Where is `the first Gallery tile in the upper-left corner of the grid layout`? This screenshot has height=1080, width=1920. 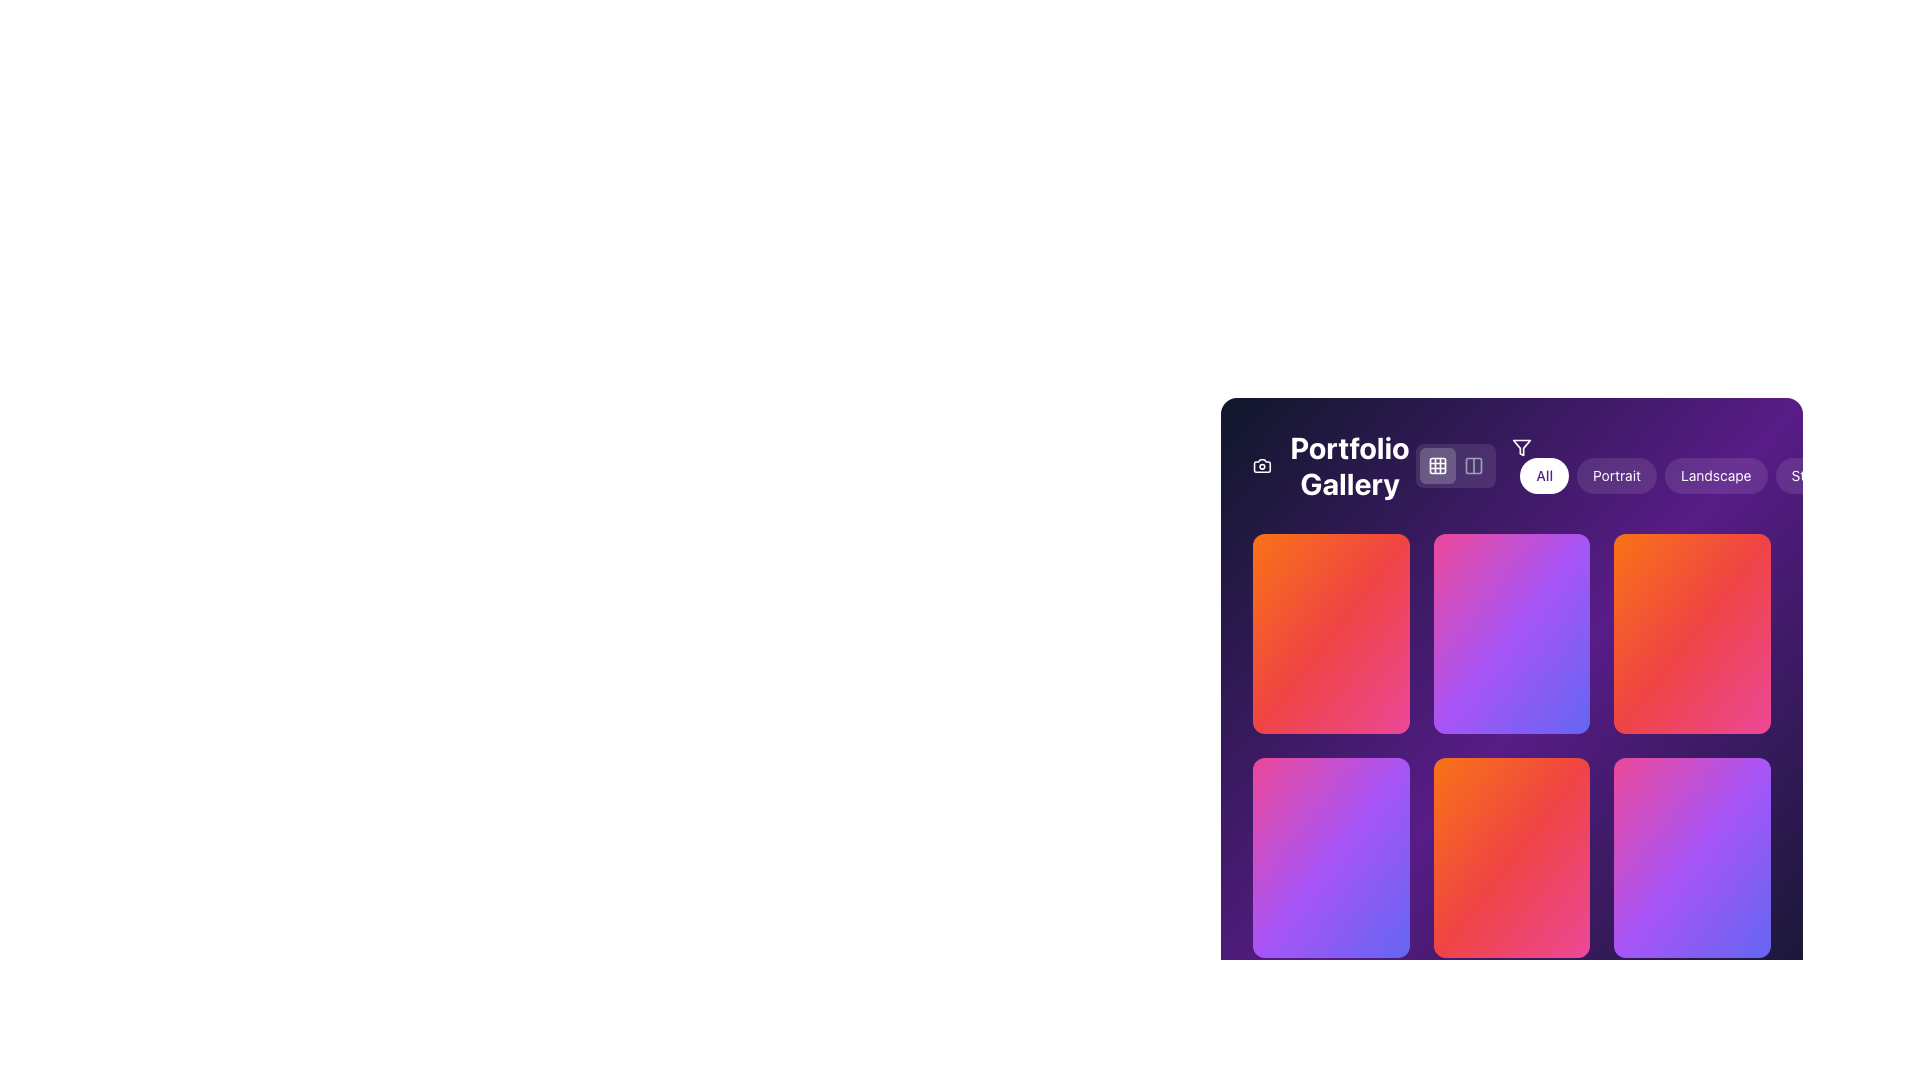 the first Gallery tile in the upper-left corner of the grid layout is located at coordinates (1331, 633).